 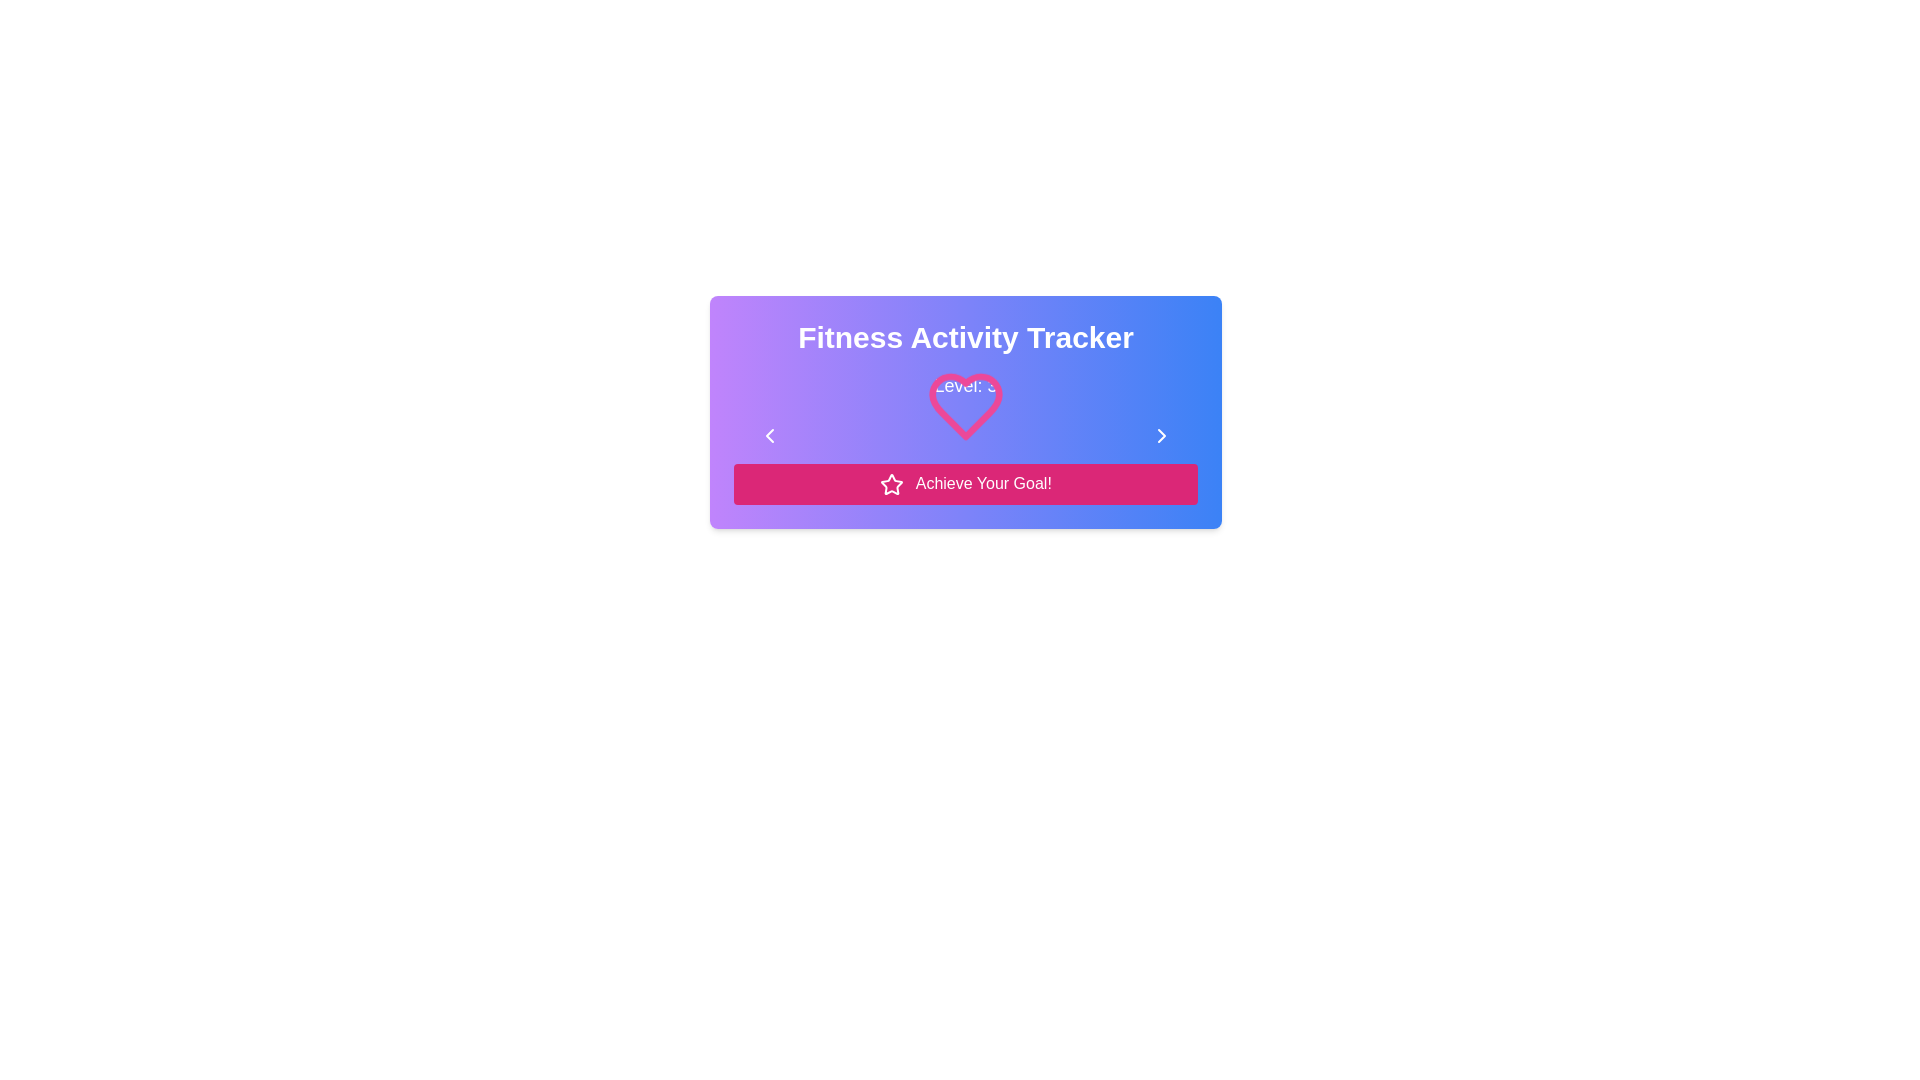 What do you see at coordinates (891, 484) in the screenshot?
I see `the decorative star icon located to the left of the text 'Achieve Your Goal!' within a pink button` at bounding box center [891, 484].